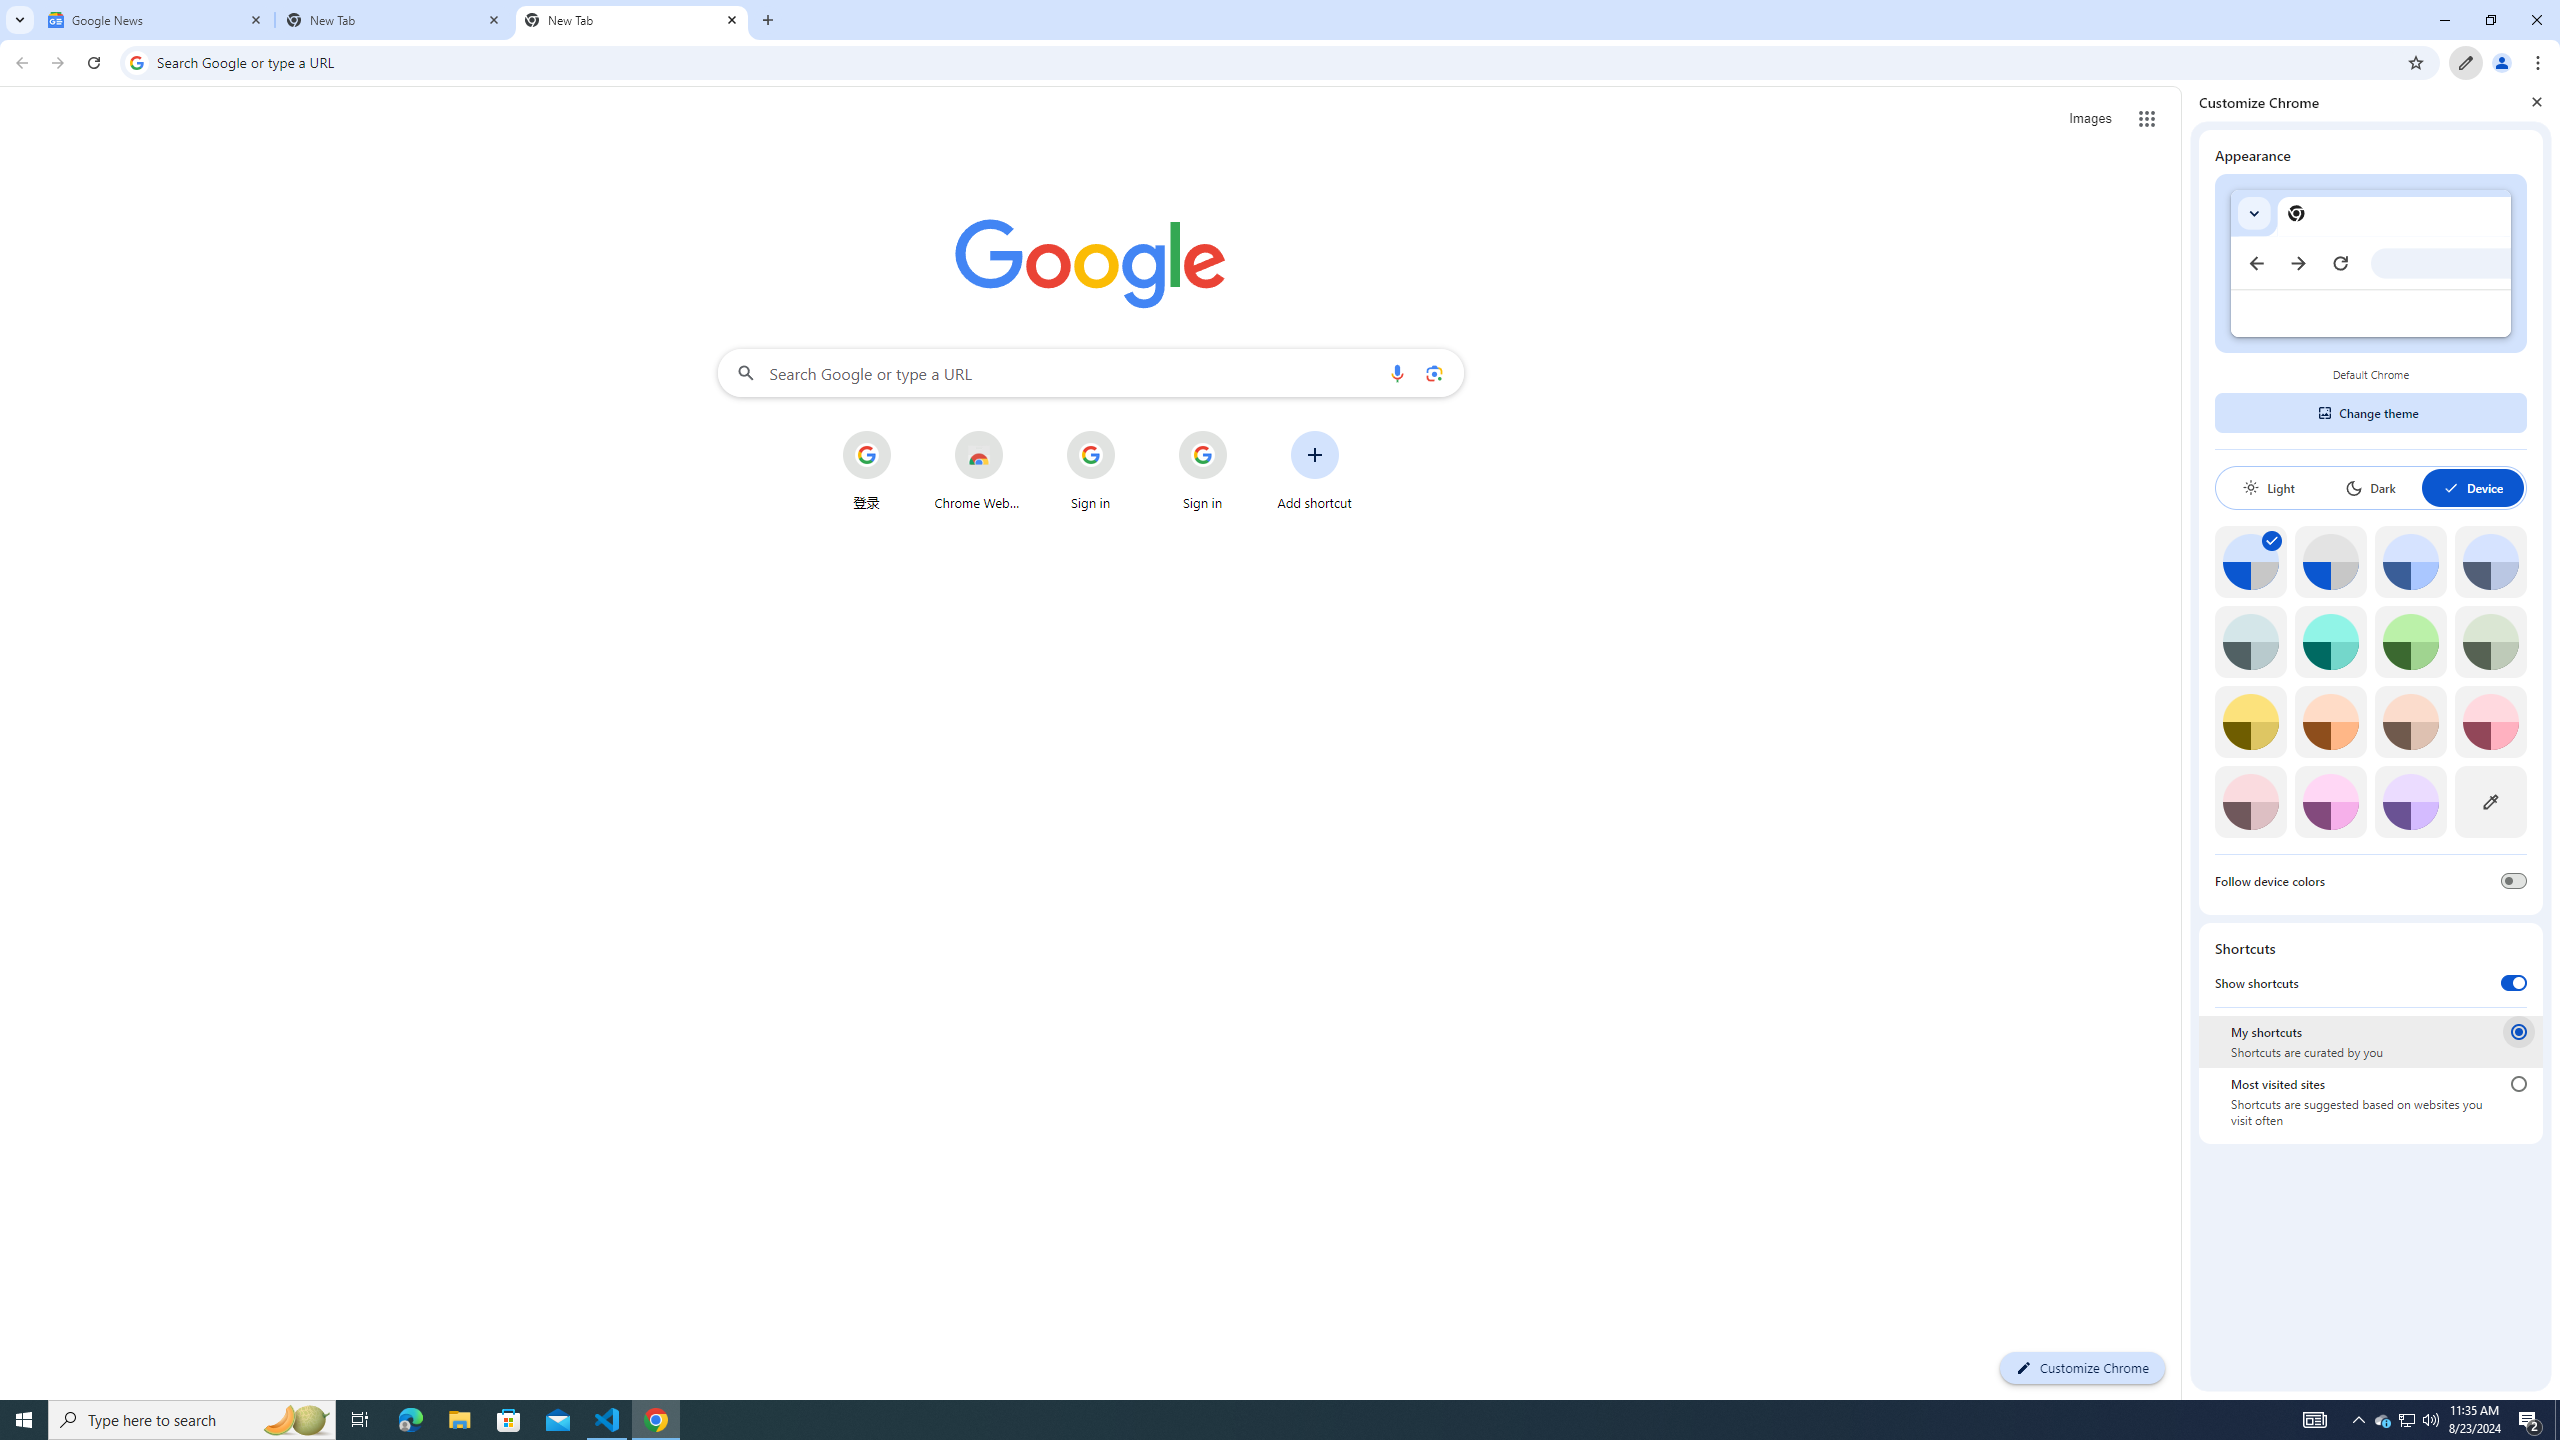 The width and height of the screenshot is (2560, 1440). Describe the element at coordinates (2250, 560) in the screenshot. I see `'Default color'` at that location.